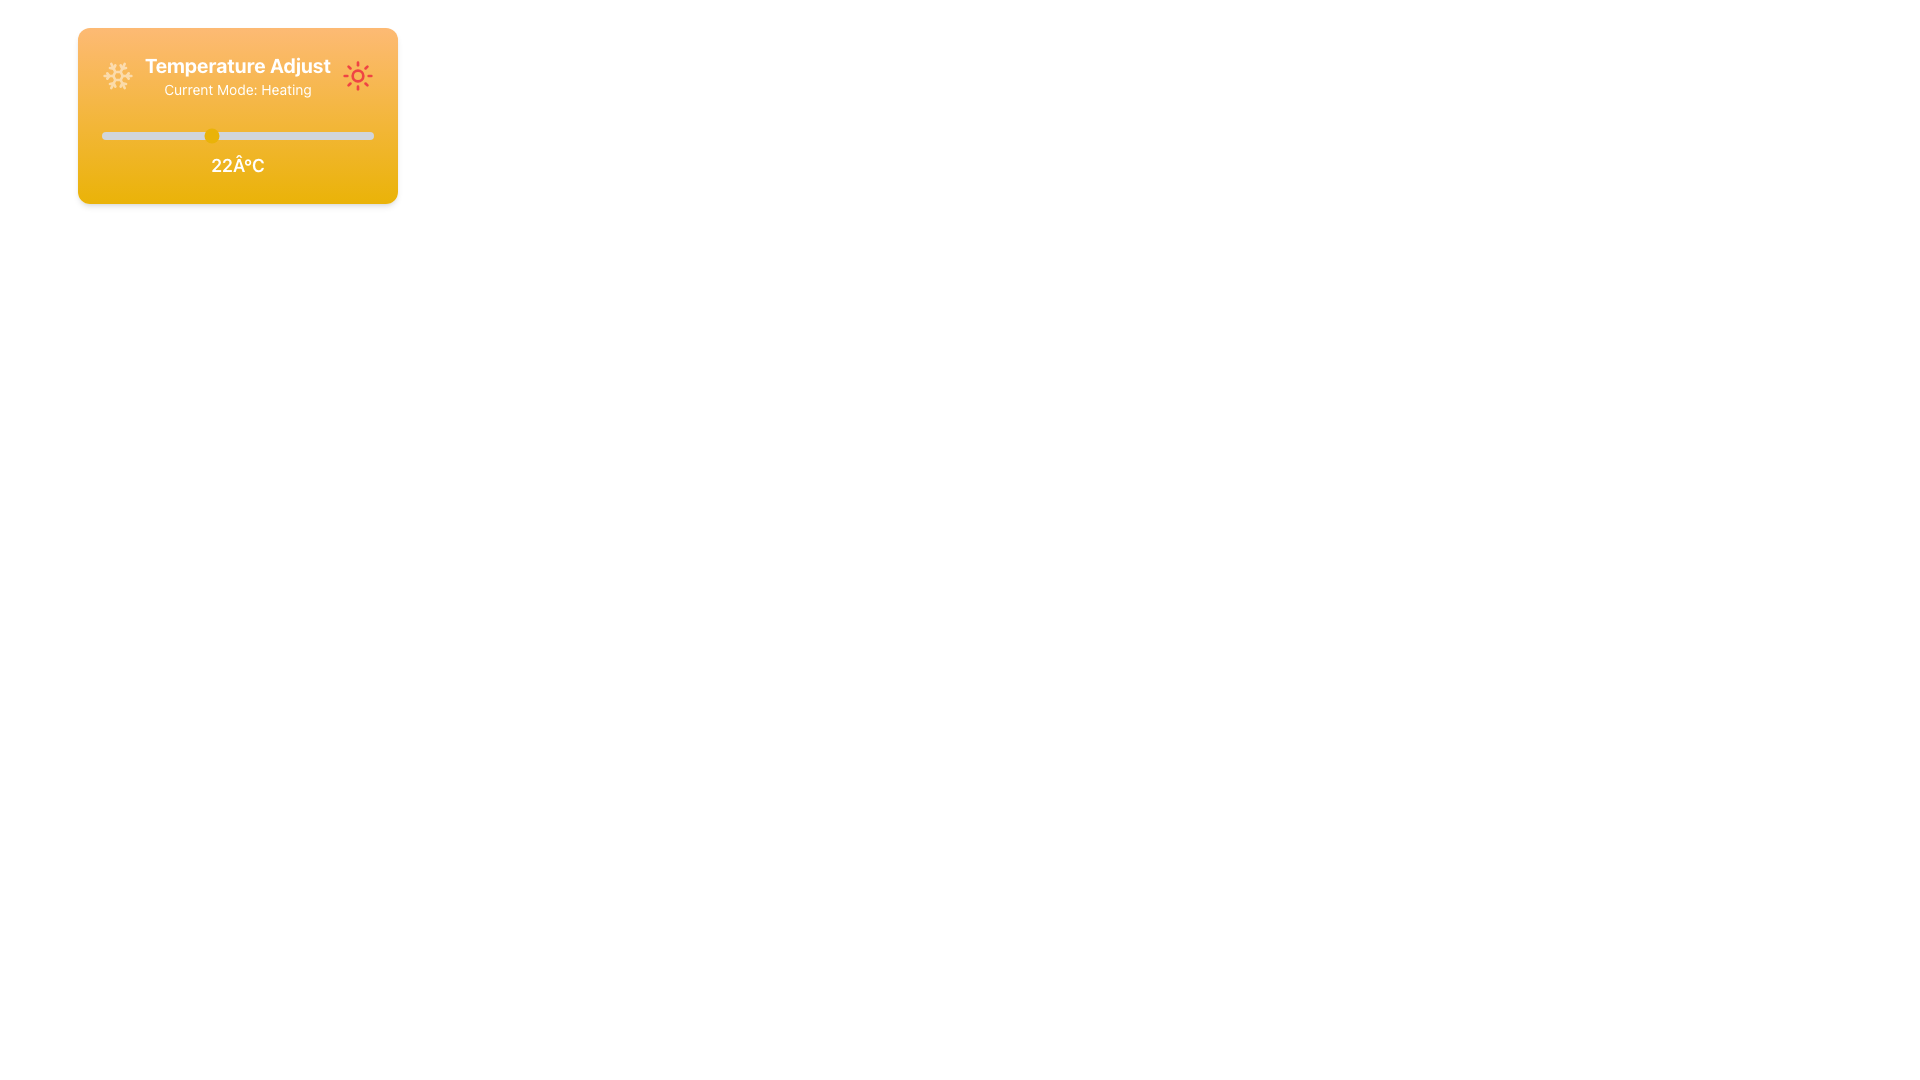  What do you see at coordinates (238, 75) in the screenshot?
I see `the informational label displaying 'Temperature Adjust' and 'Current Mode: Heating' with icons of a snowflake and sun on either side, located on a gradient orange background` at bounding box center [238, 75].